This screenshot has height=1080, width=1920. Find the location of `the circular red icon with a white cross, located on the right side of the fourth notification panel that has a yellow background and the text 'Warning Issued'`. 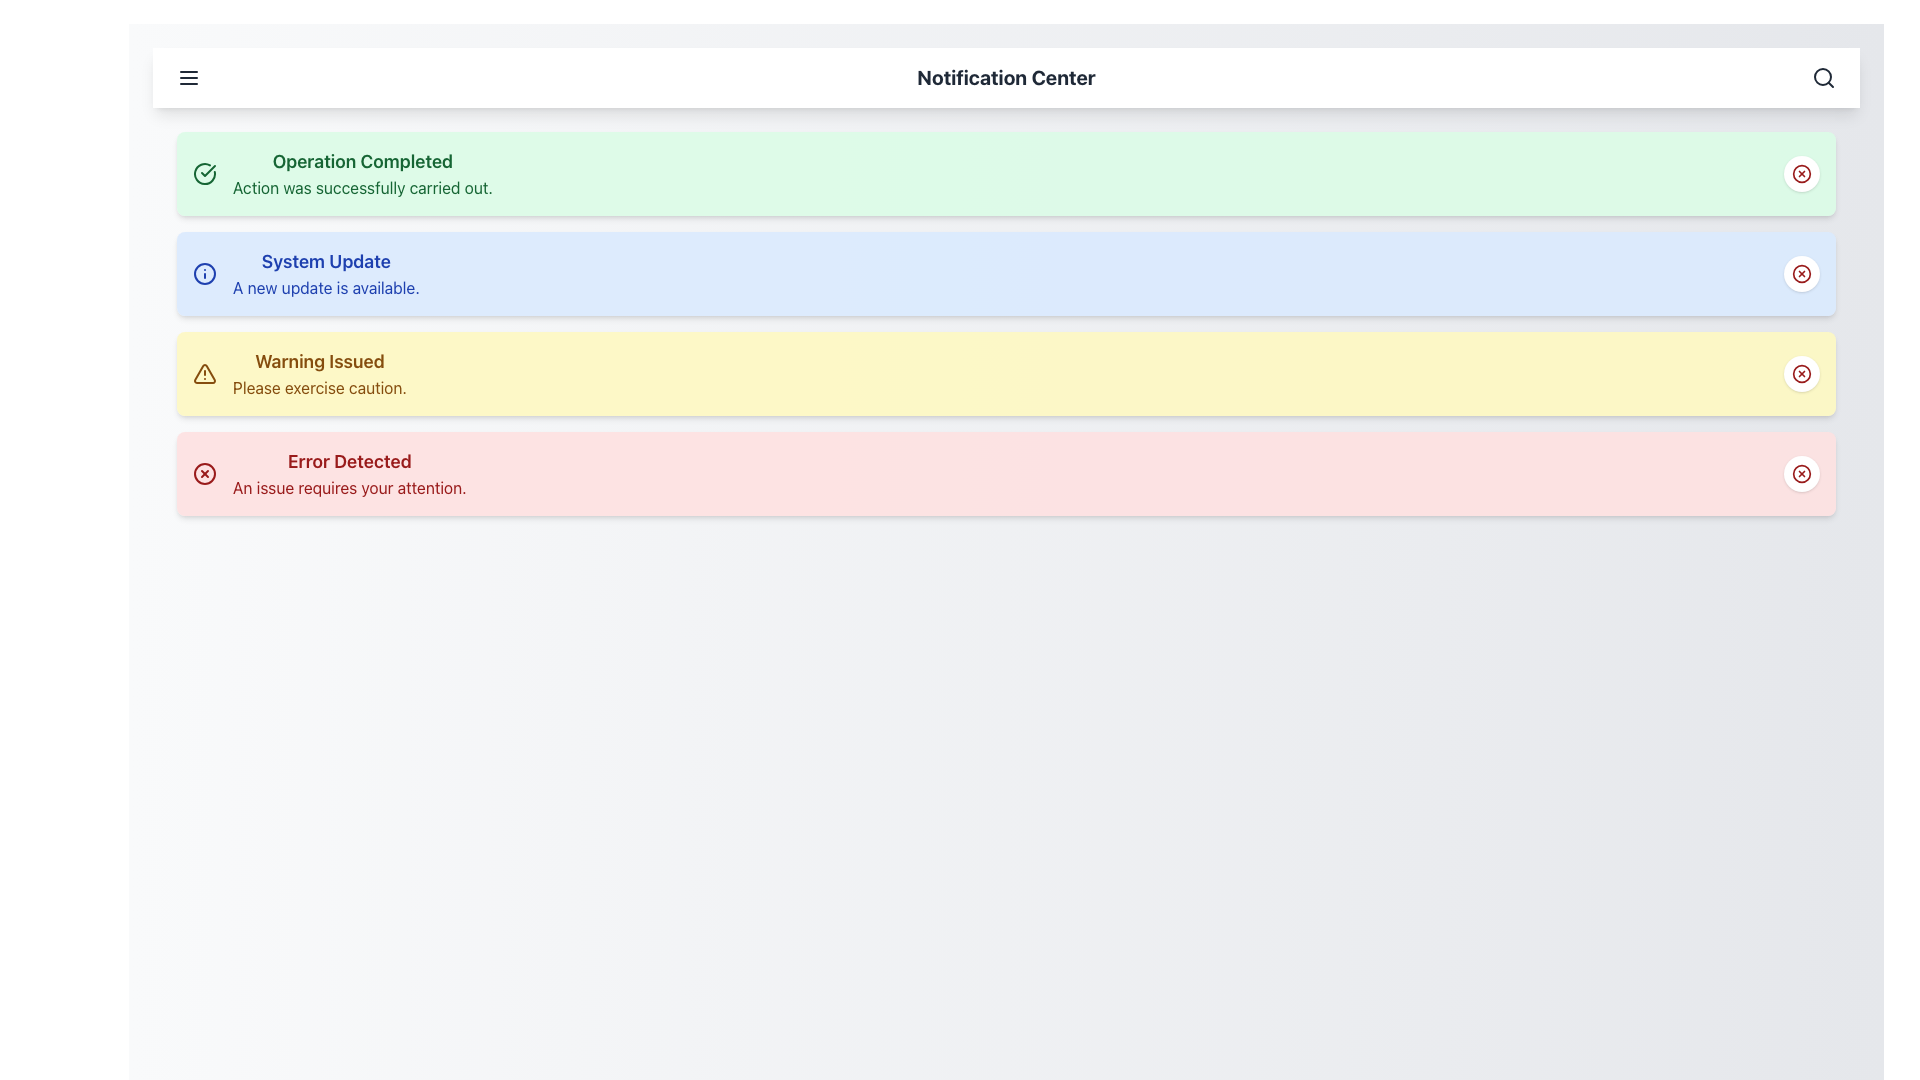

the circular red icon with a white cross, located on the right side of the fourth notification panel that has a yellow background and the text 'Warning Issued' is located at coordinates (1801, 374).